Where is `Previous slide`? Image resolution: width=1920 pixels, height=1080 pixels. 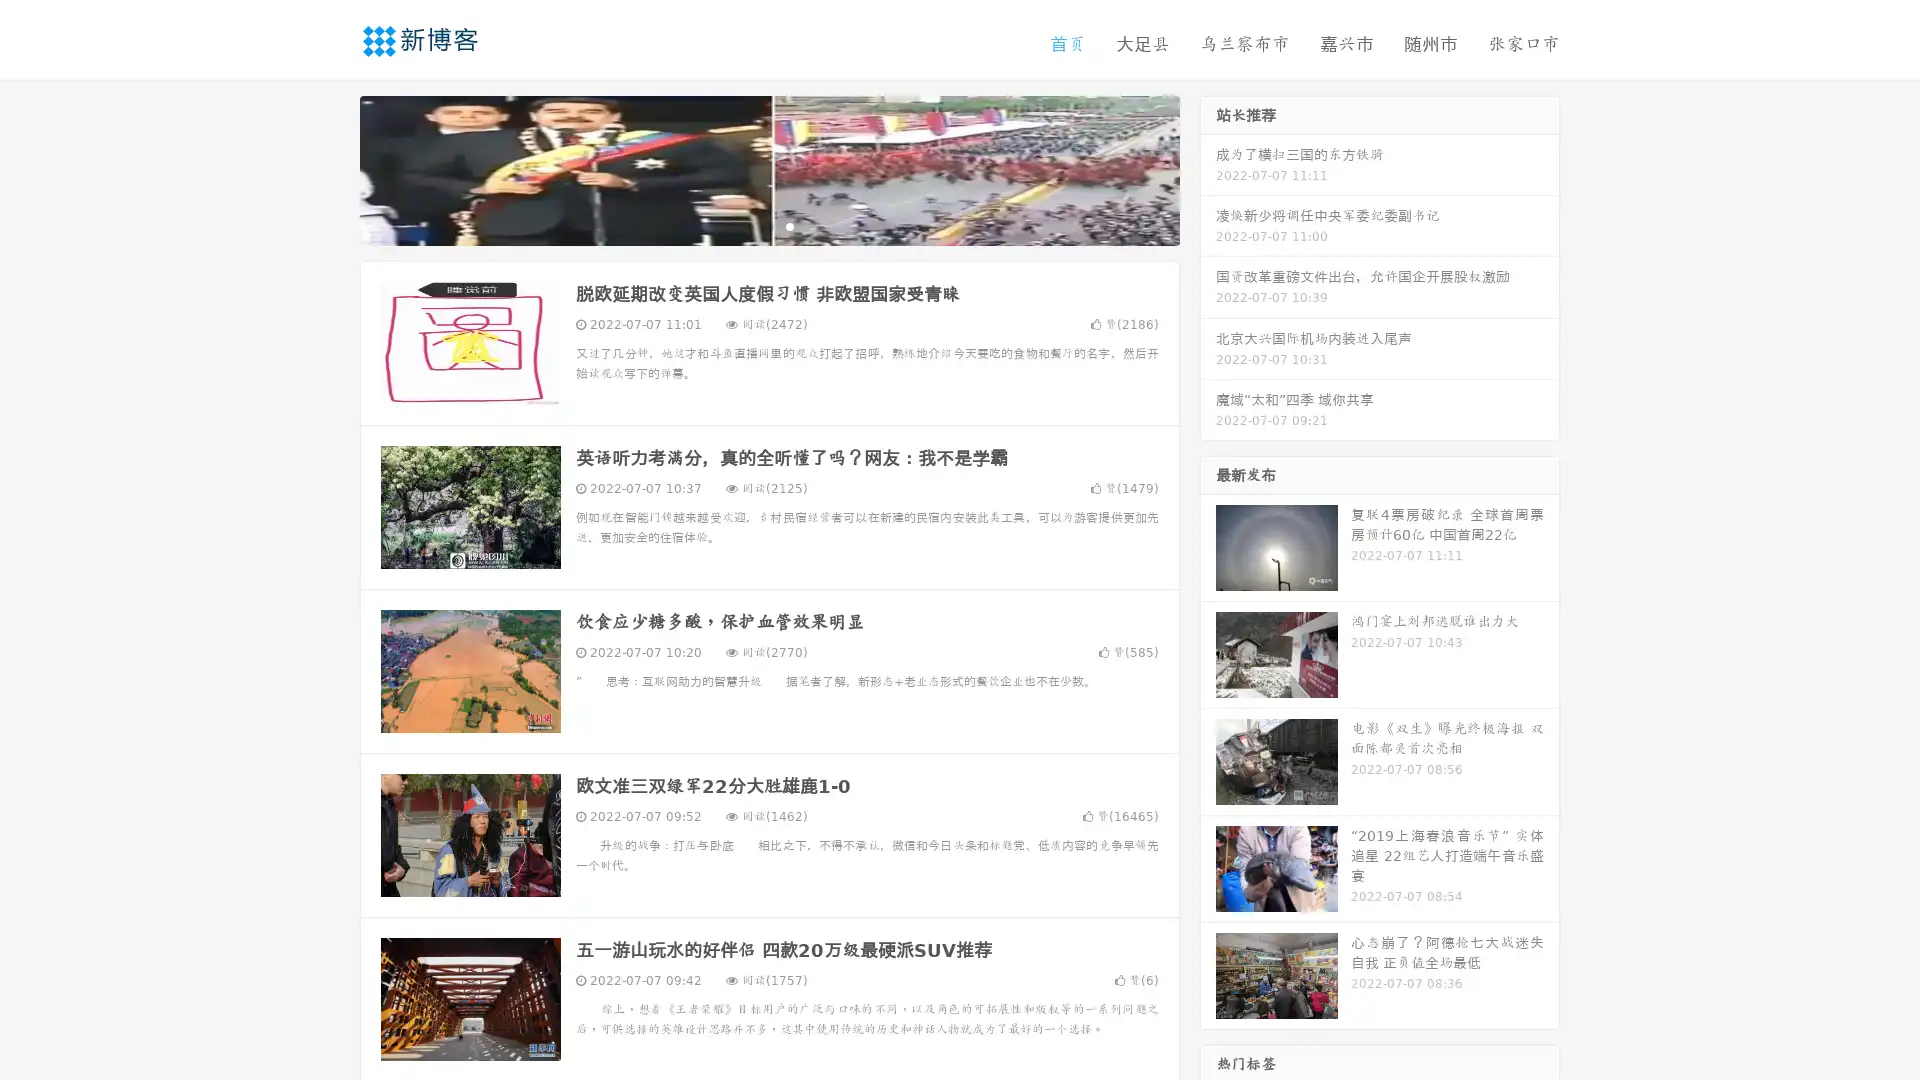 Previous slide is located at coordinates (330, 168).